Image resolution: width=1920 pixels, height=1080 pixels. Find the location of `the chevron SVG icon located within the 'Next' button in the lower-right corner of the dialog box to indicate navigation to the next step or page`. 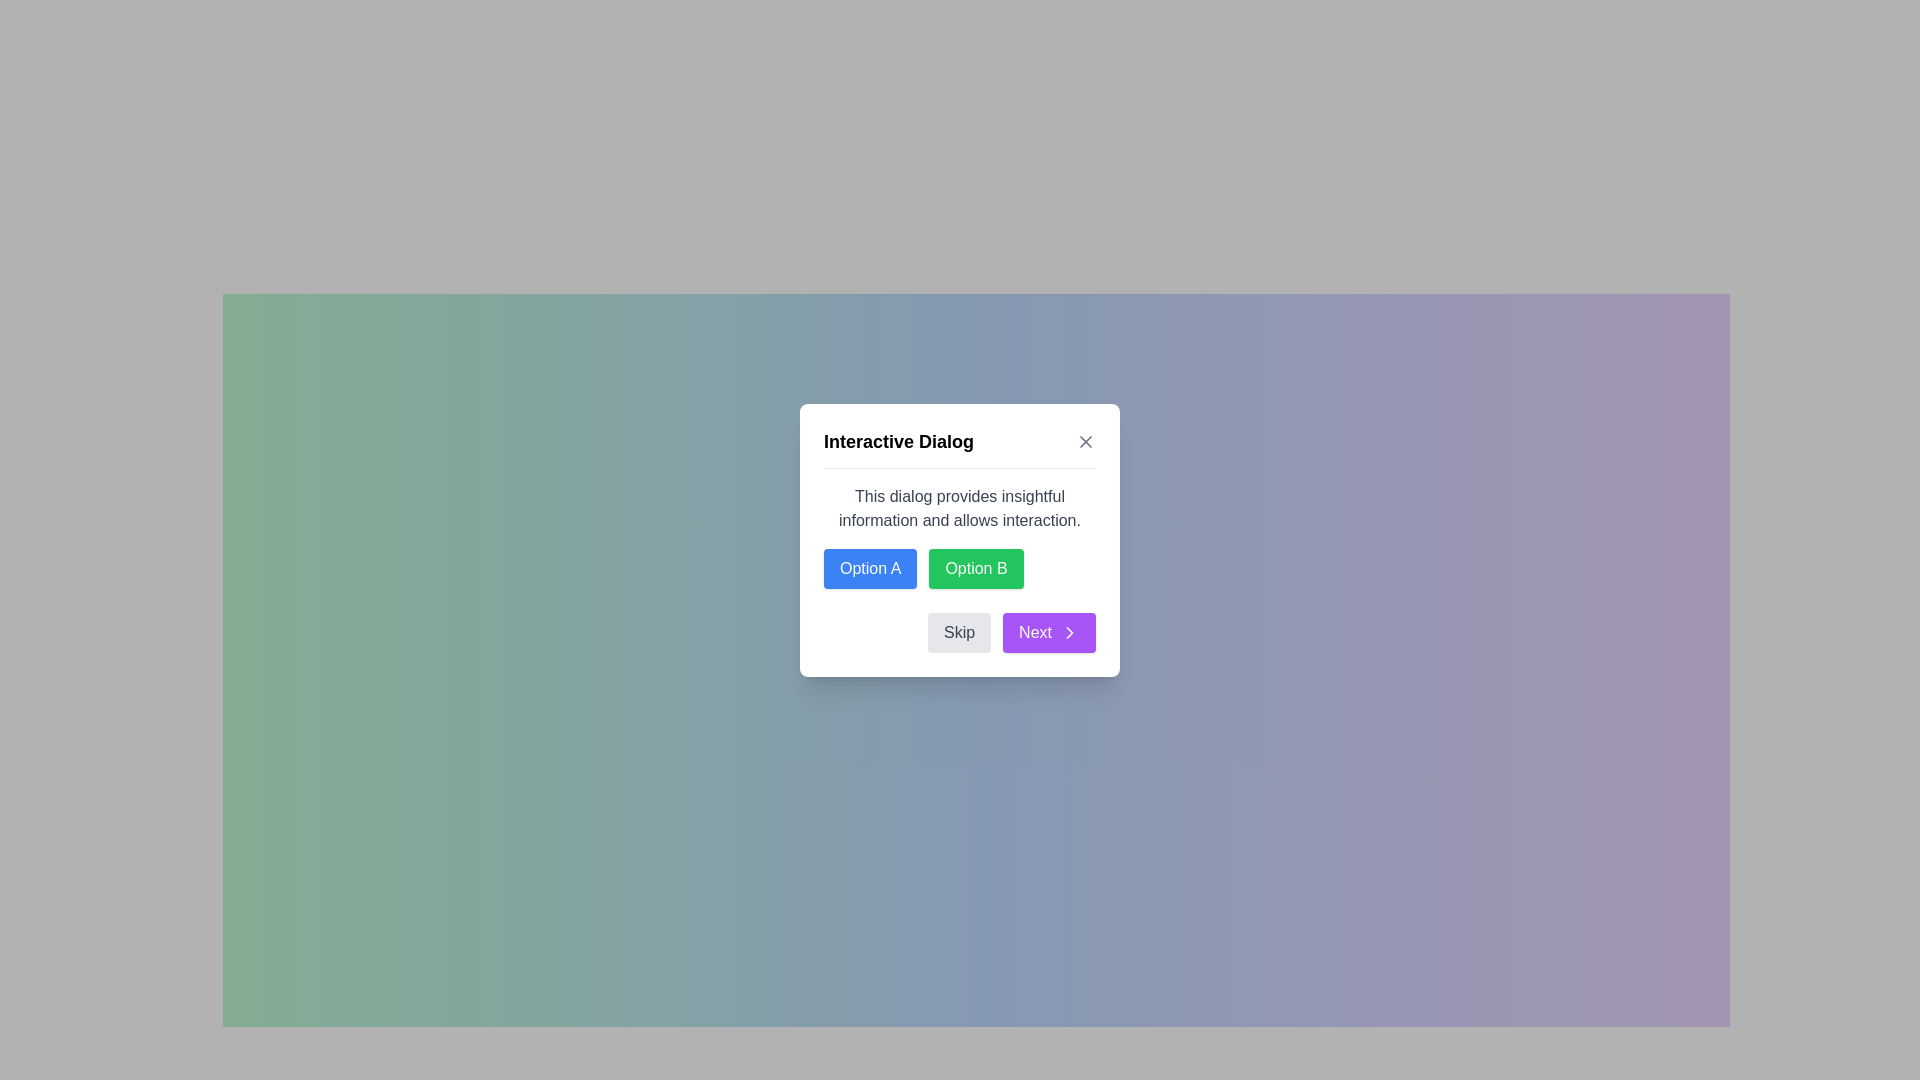

the chevron SVG icon located within the 'Next' button in the lower-right corner of the dialog box to indicate navigation to the next step or page is located at coordinates (1069, 632).